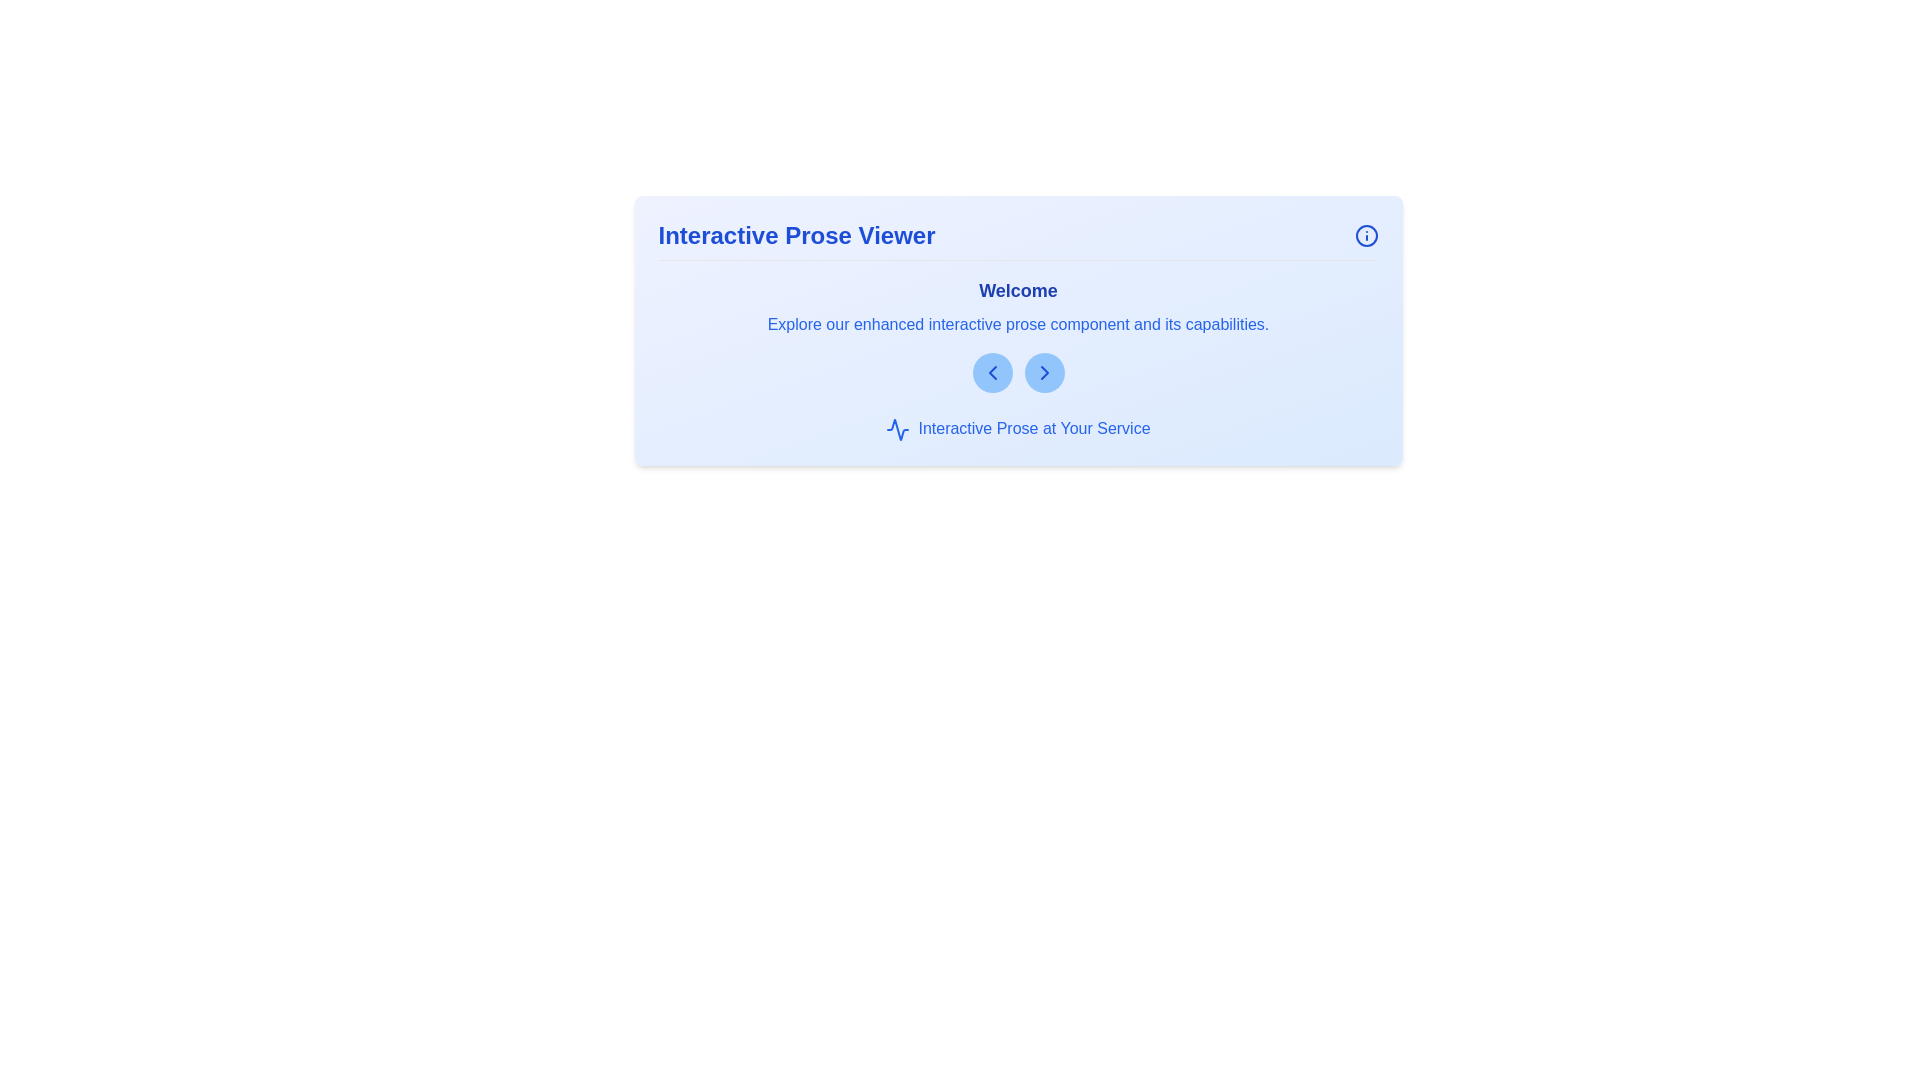 The image size is (1920, 1080). What do you see at coordinates (1043, 373) in the screenshot?
I see `the rightward-pointing chevron-style arrow icon, which is the rightmost of three circular navigational icons located at the bottom center of the card, to trigger additional effects` at bounding box center [1043, 373].